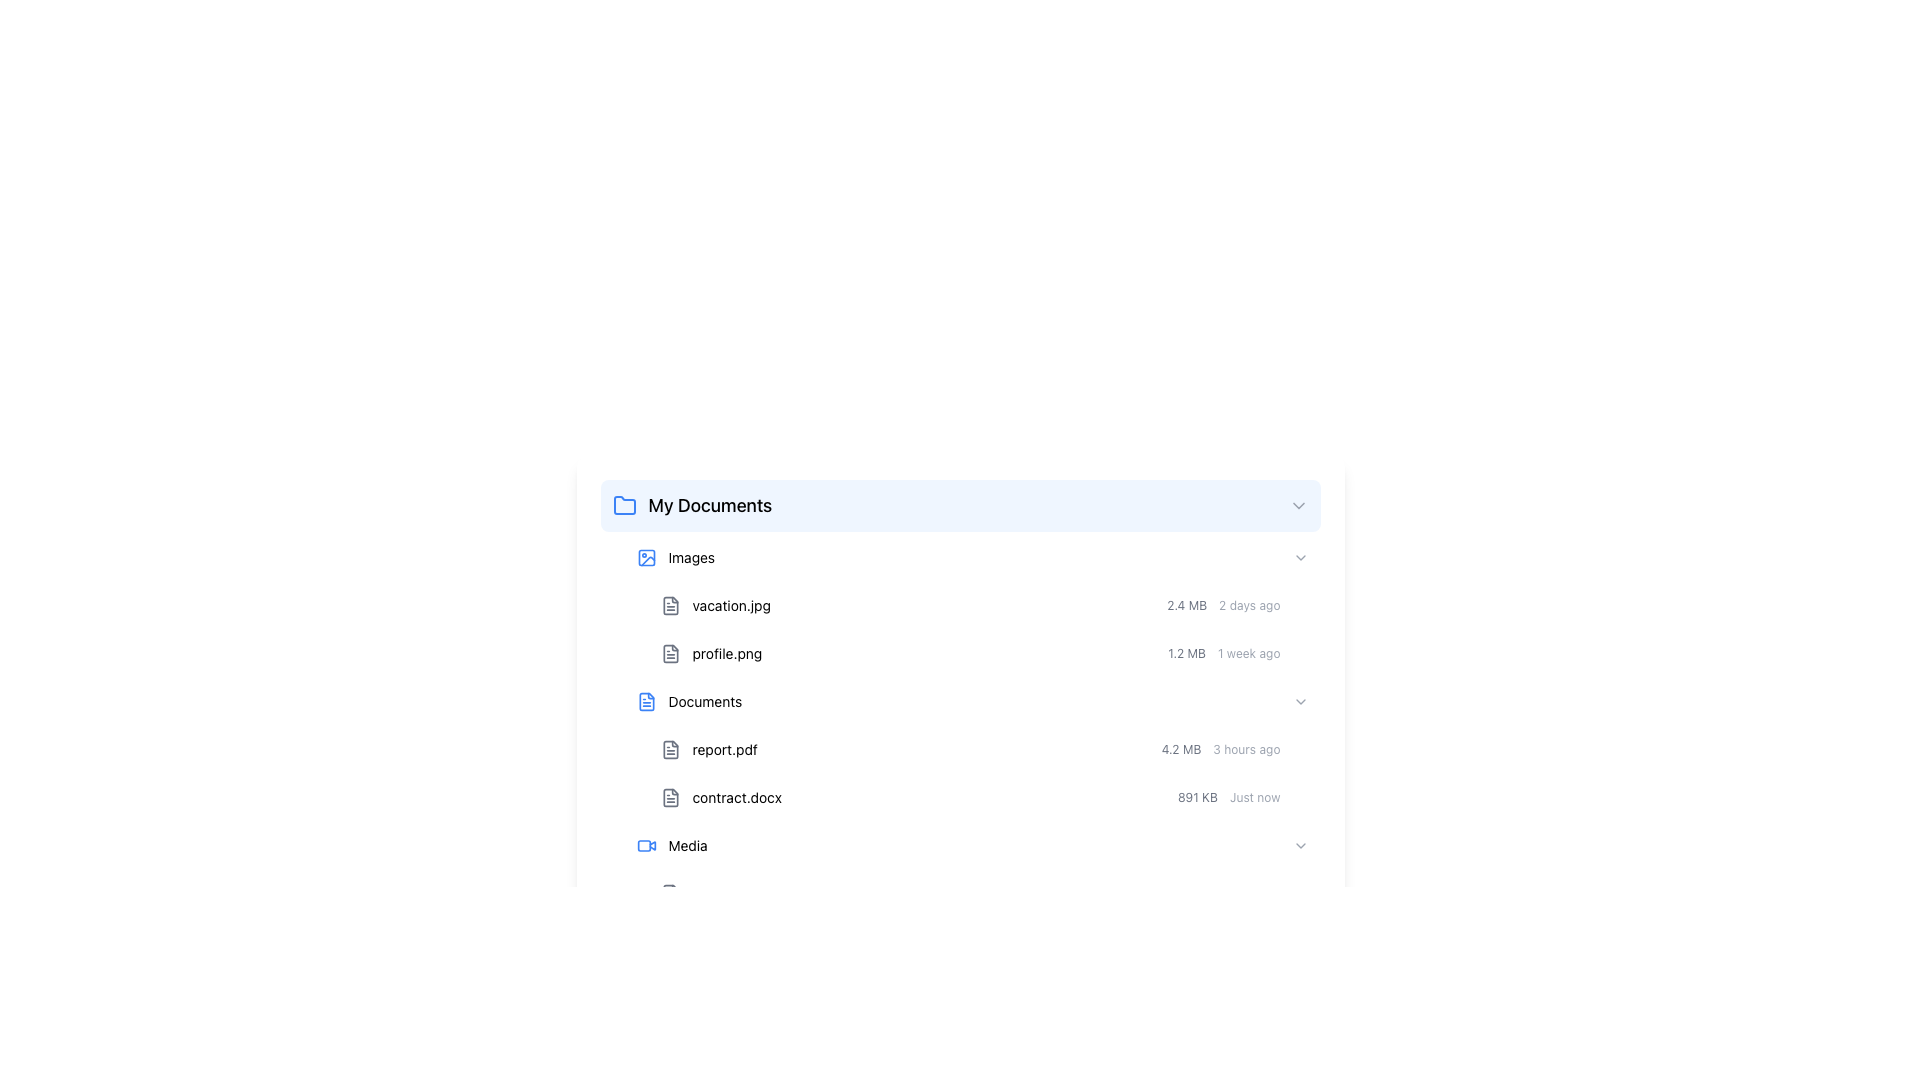 The width and height of the screenshot is (1920, 1080). I want to click on text label that displays 'Just now', which is a small, understated gray text located to the right of the '891 KB' label and just left of the download icon, so click(1254, 797).